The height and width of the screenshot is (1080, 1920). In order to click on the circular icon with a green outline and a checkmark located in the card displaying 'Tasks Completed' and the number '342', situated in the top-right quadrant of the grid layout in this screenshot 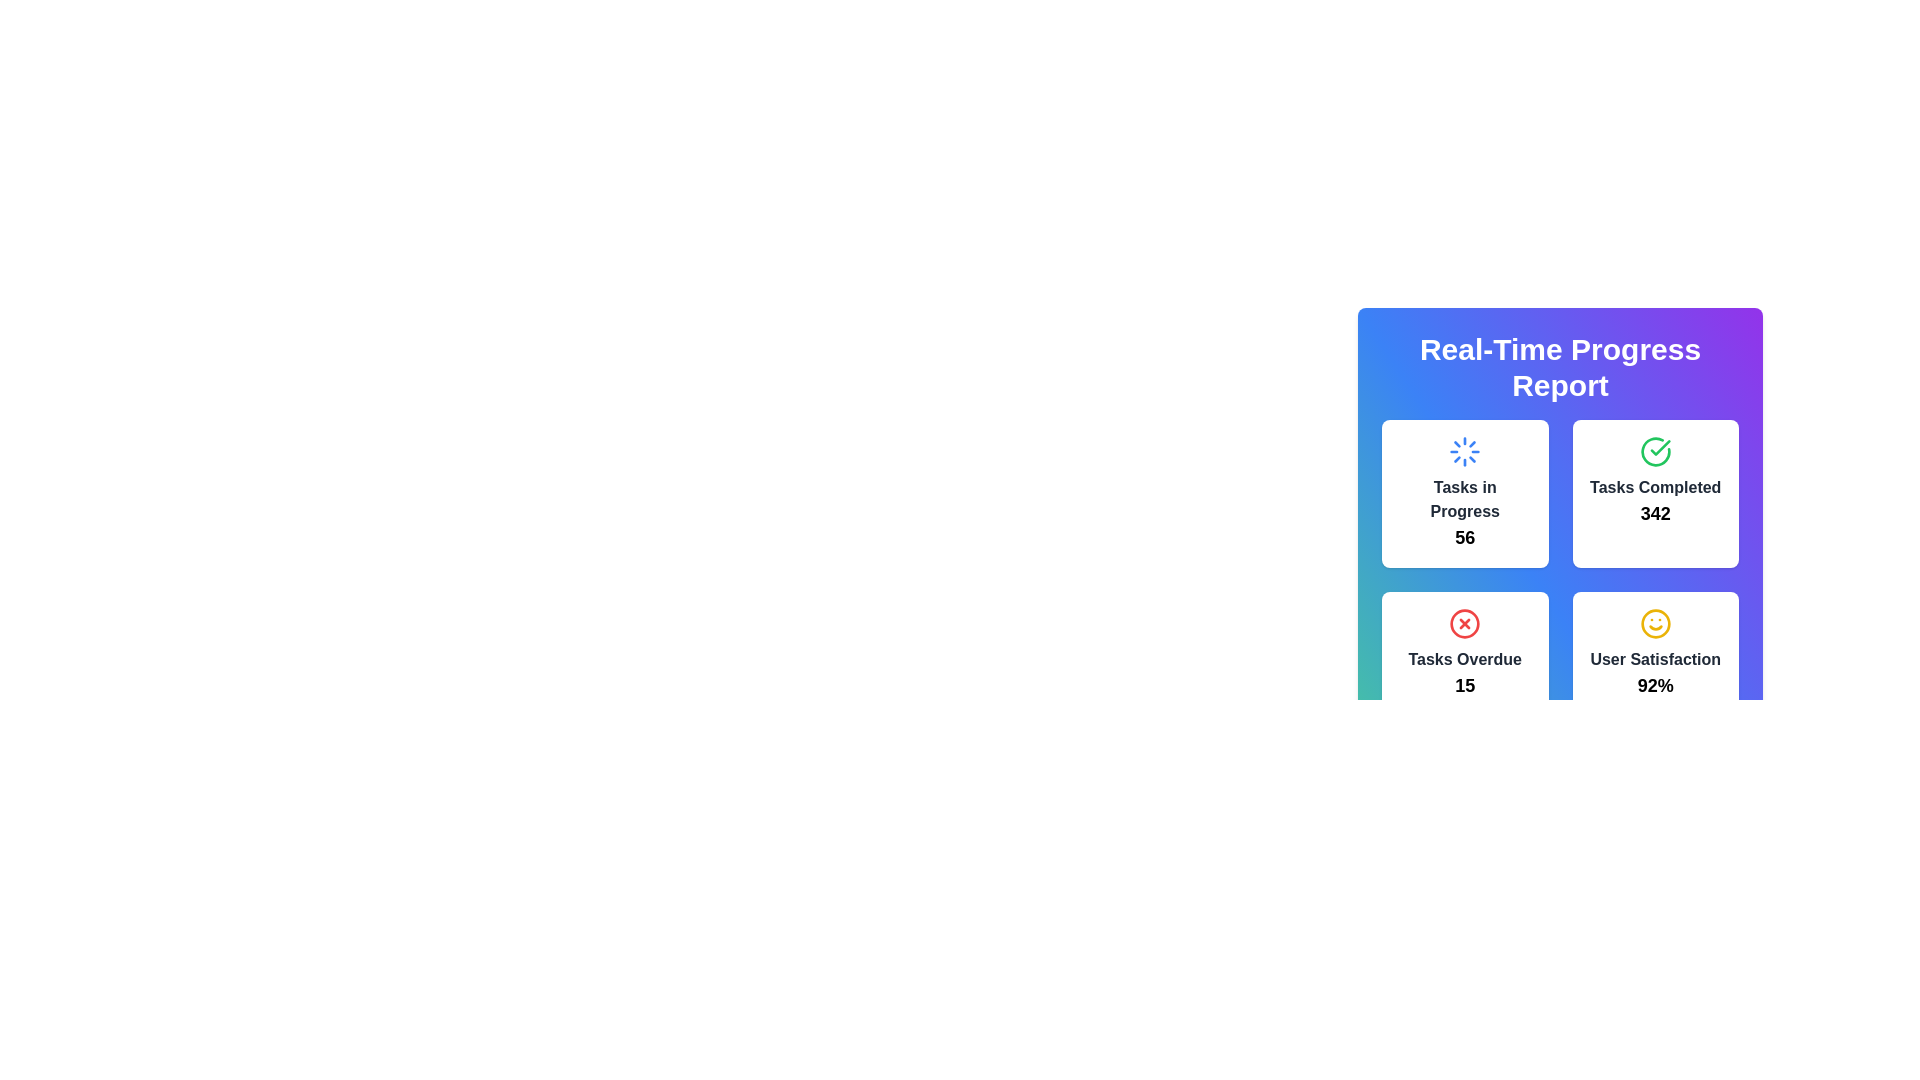, I will do `click(1655, 451)`.